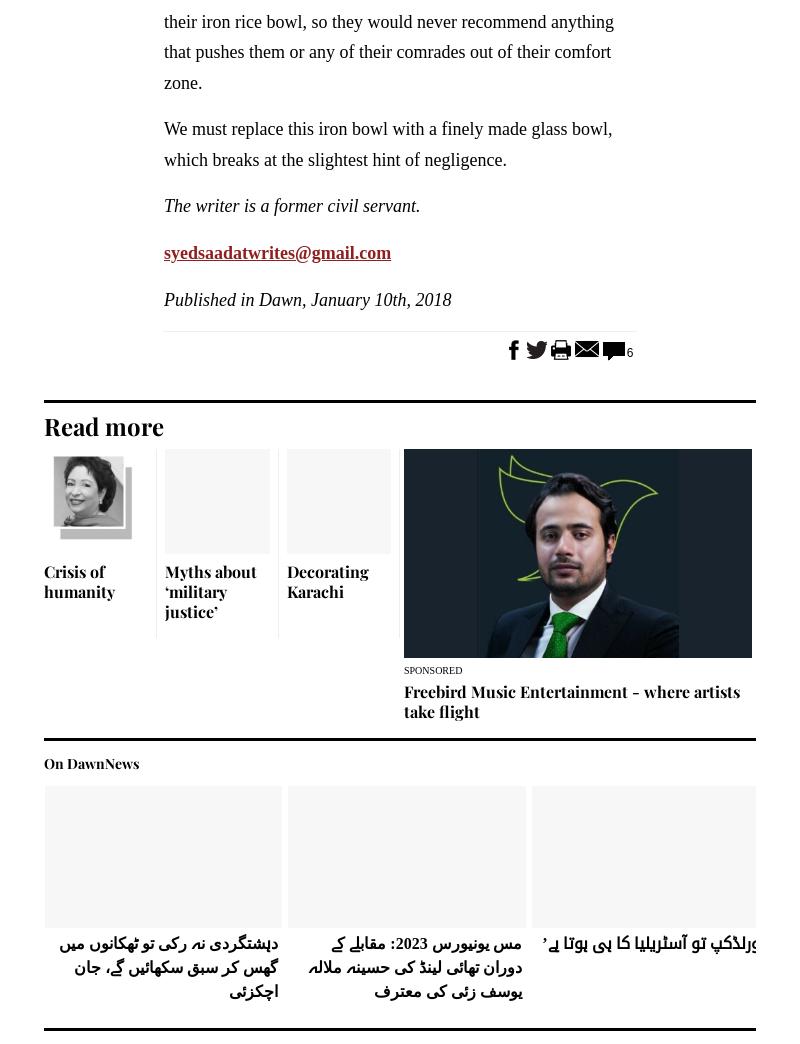 The image size is (800, 1044). Describe the element at coordinates (164, 205) in the screenshot. I see `'The writer is a former civil servant.'` at that location.